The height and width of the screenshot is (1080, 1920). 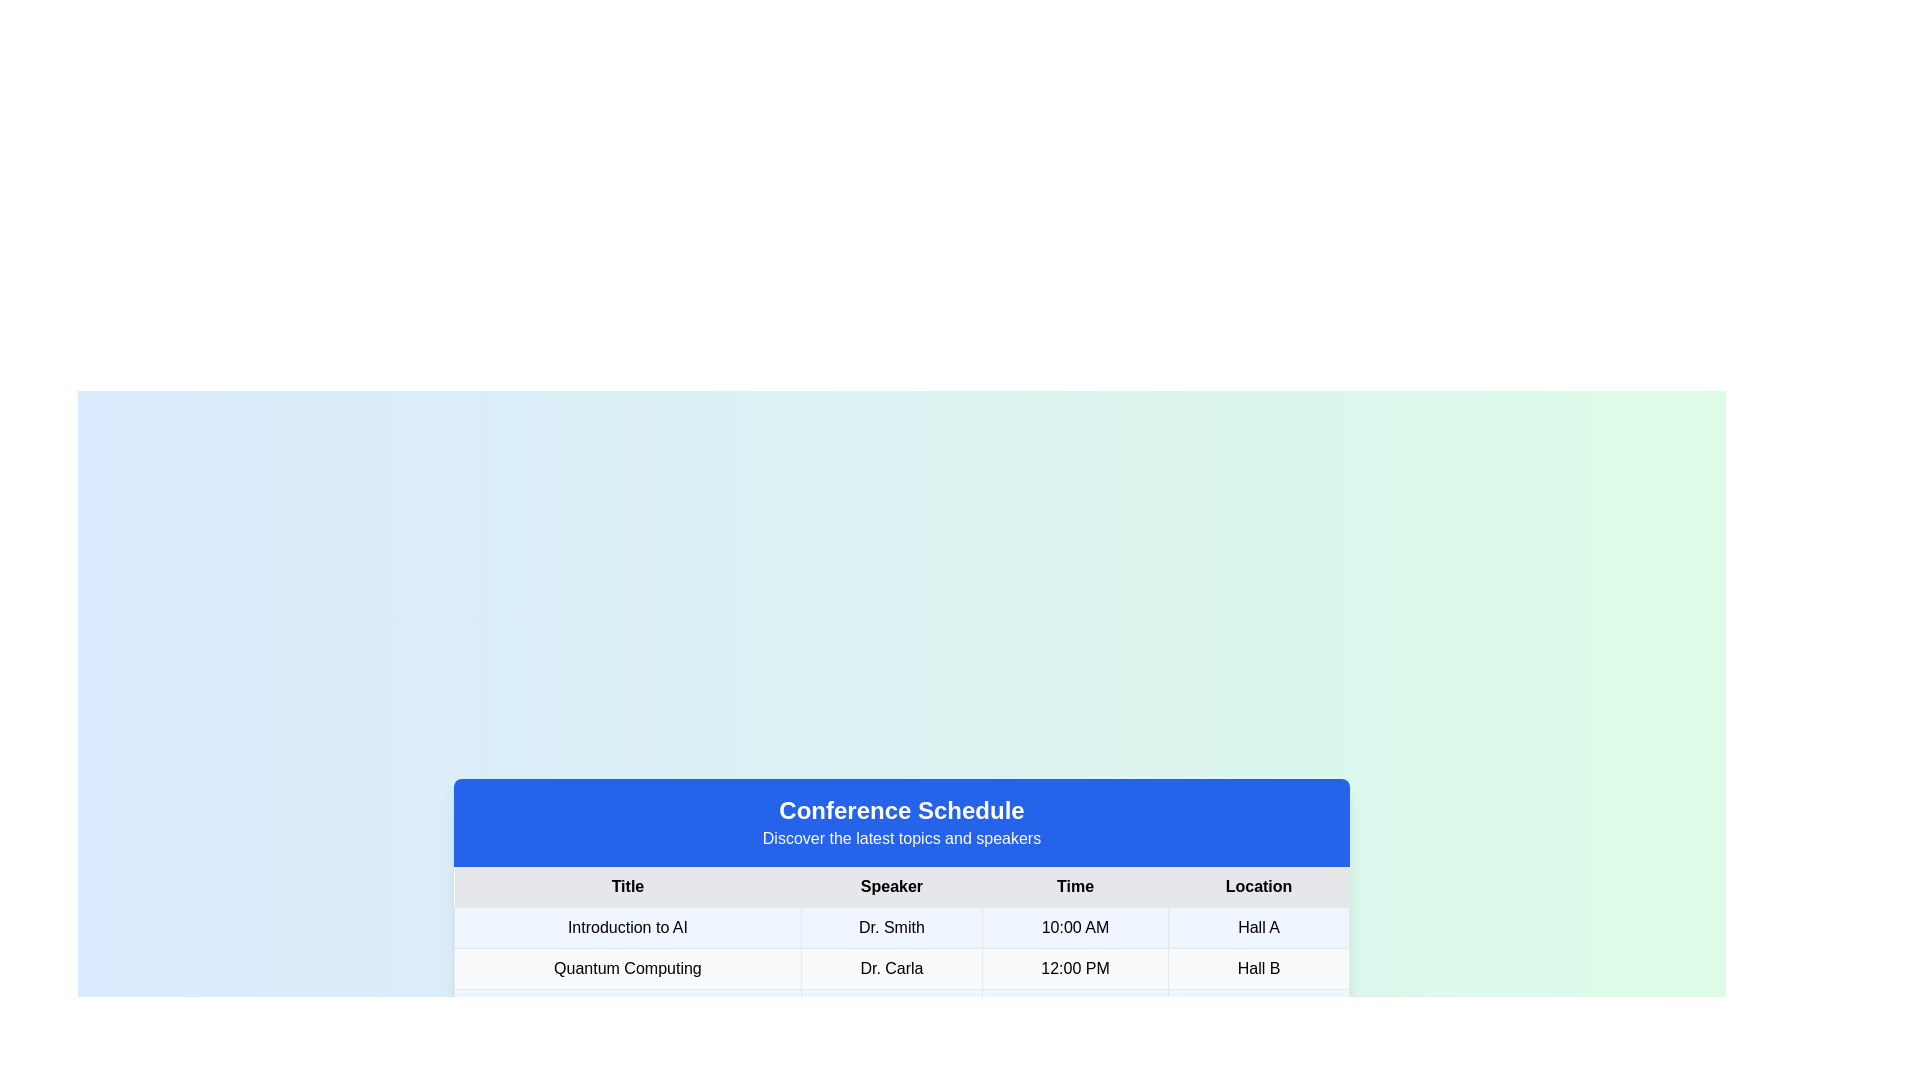 I want to click on the 'Time' text label that displays the scheduled time for the 'Quantum Computing' session in the conference schedule table, so click(x=1074, y=967).